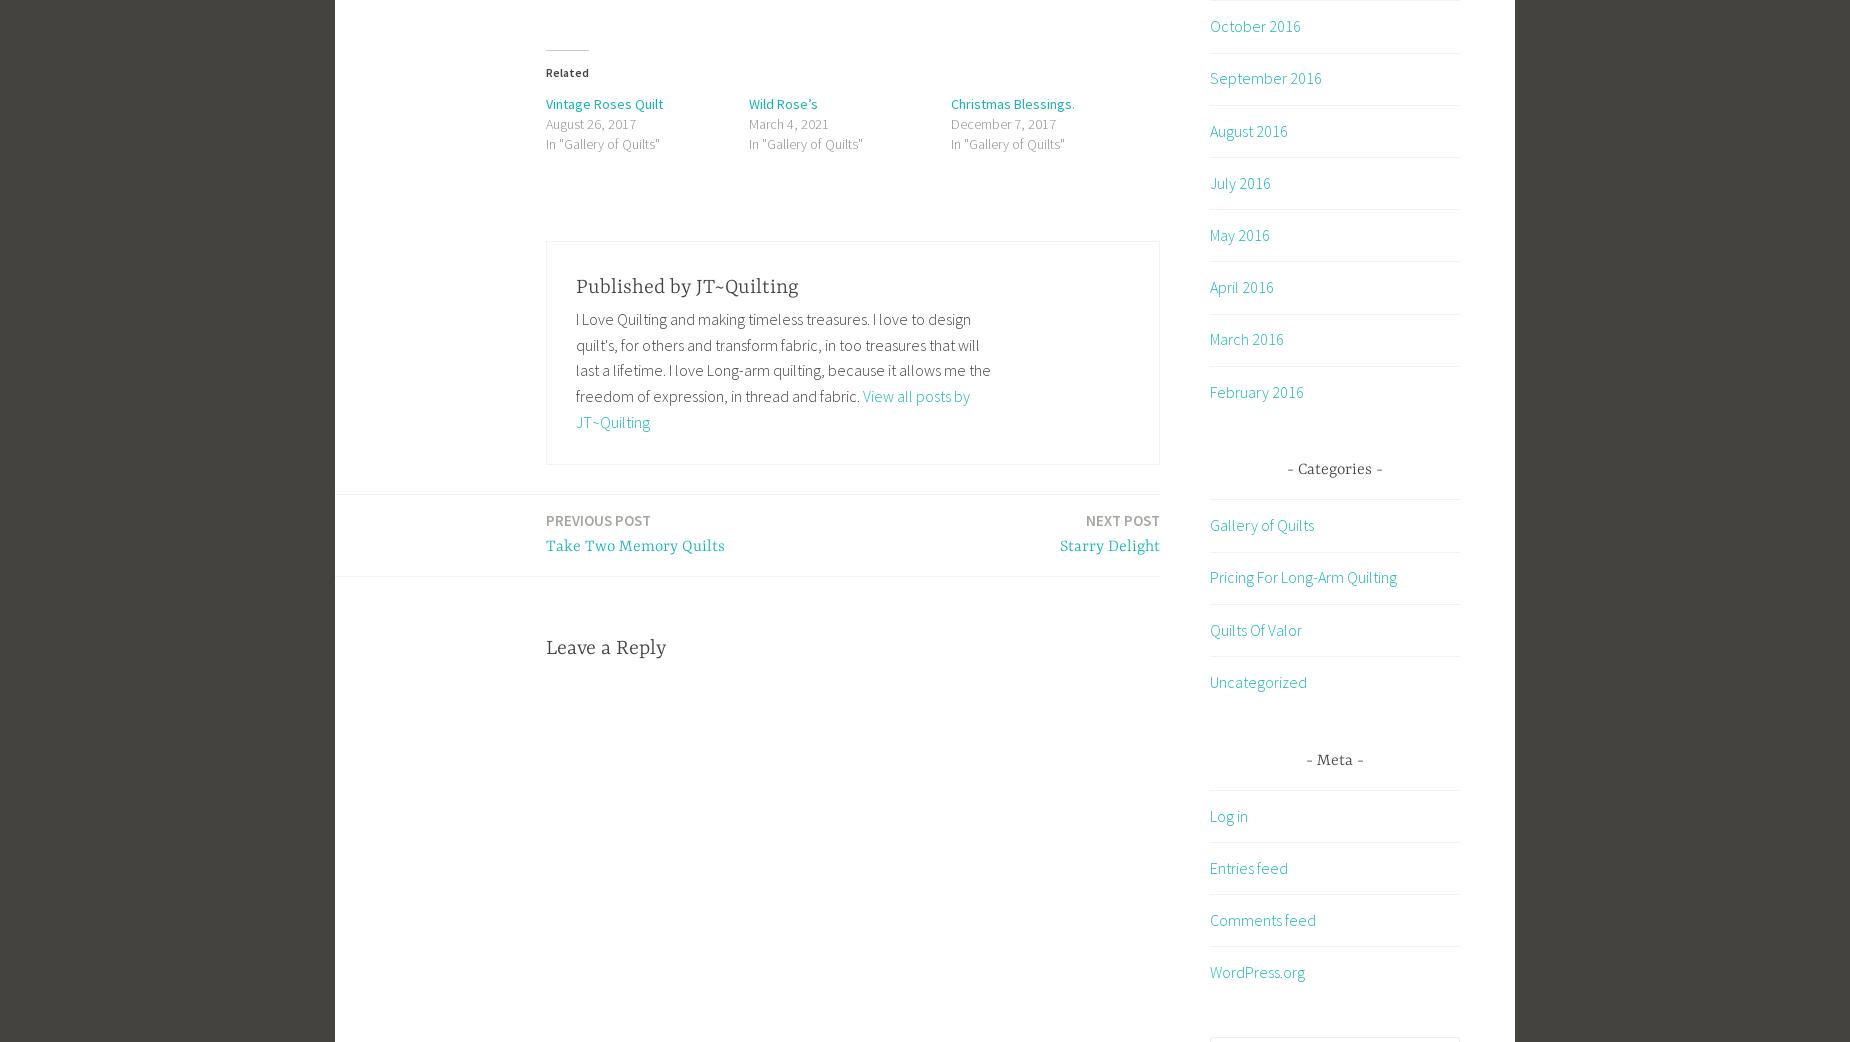 The width and height of the screenshot is (1850, 1042). I want to click on 'Leave a Reply', so click(545, 648).